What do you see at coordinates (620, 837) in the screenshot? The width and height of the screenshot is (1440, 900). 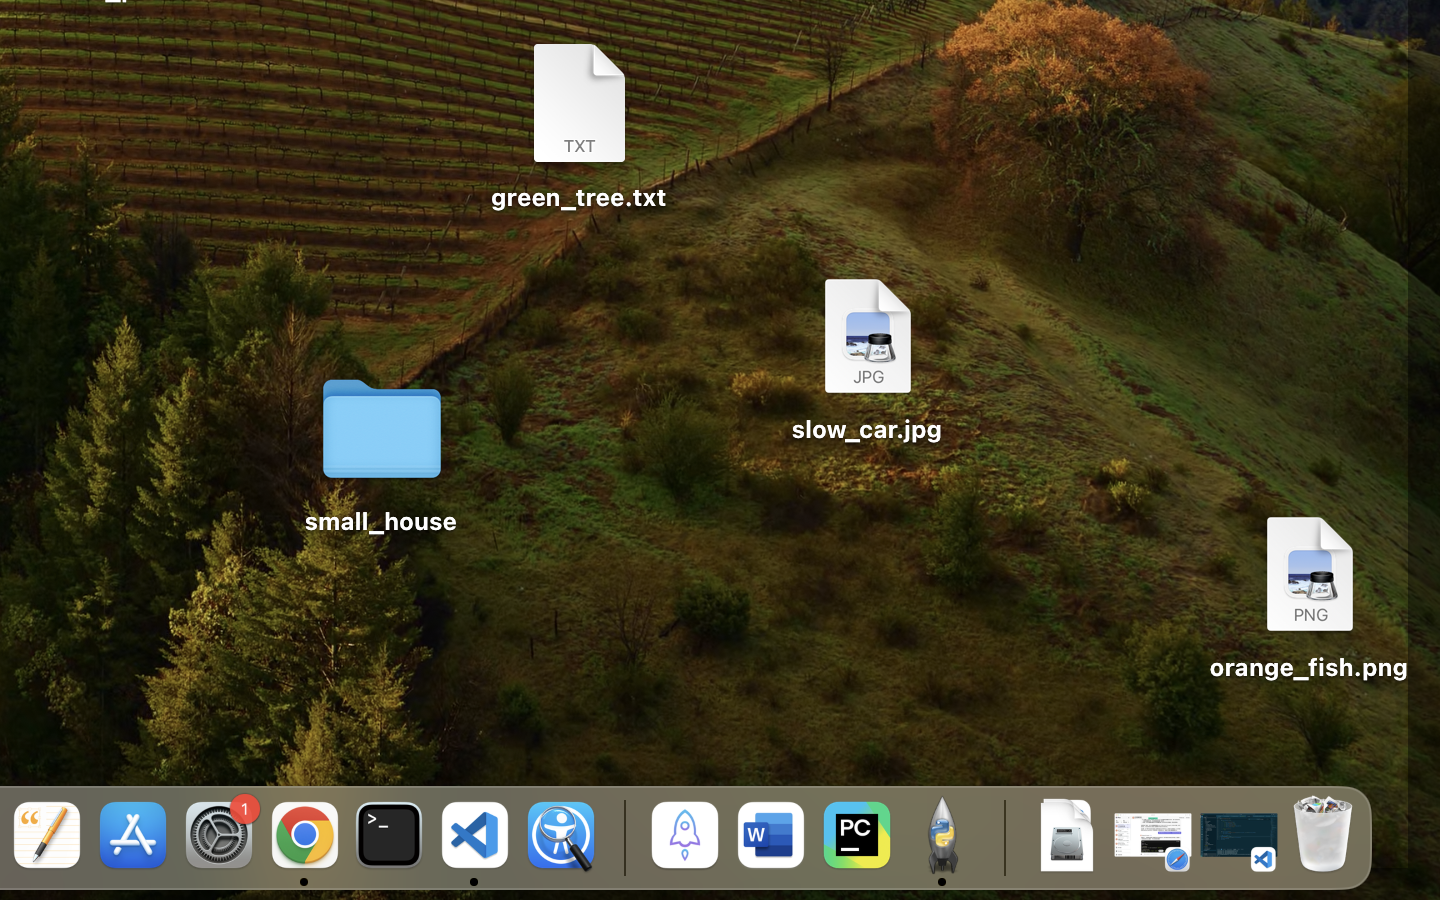 I see `'0.4285714328289032'` at bounding box center [620, 837].